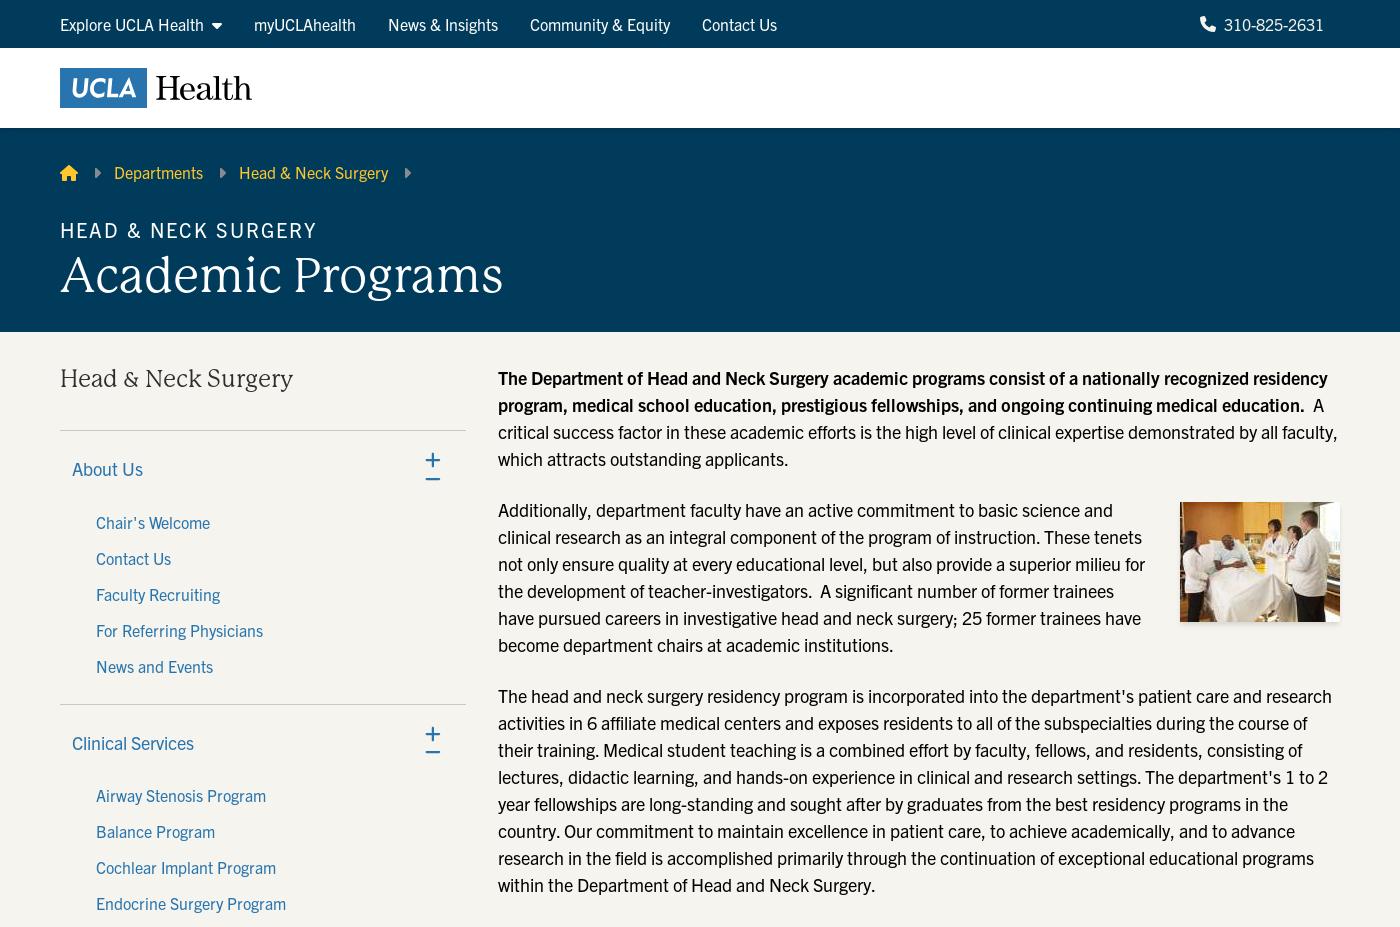 This screenshot has height=927, width=1400. Describe the element at coordinates (113, 171) in the screenshot. I see `'Departments'` at that location.